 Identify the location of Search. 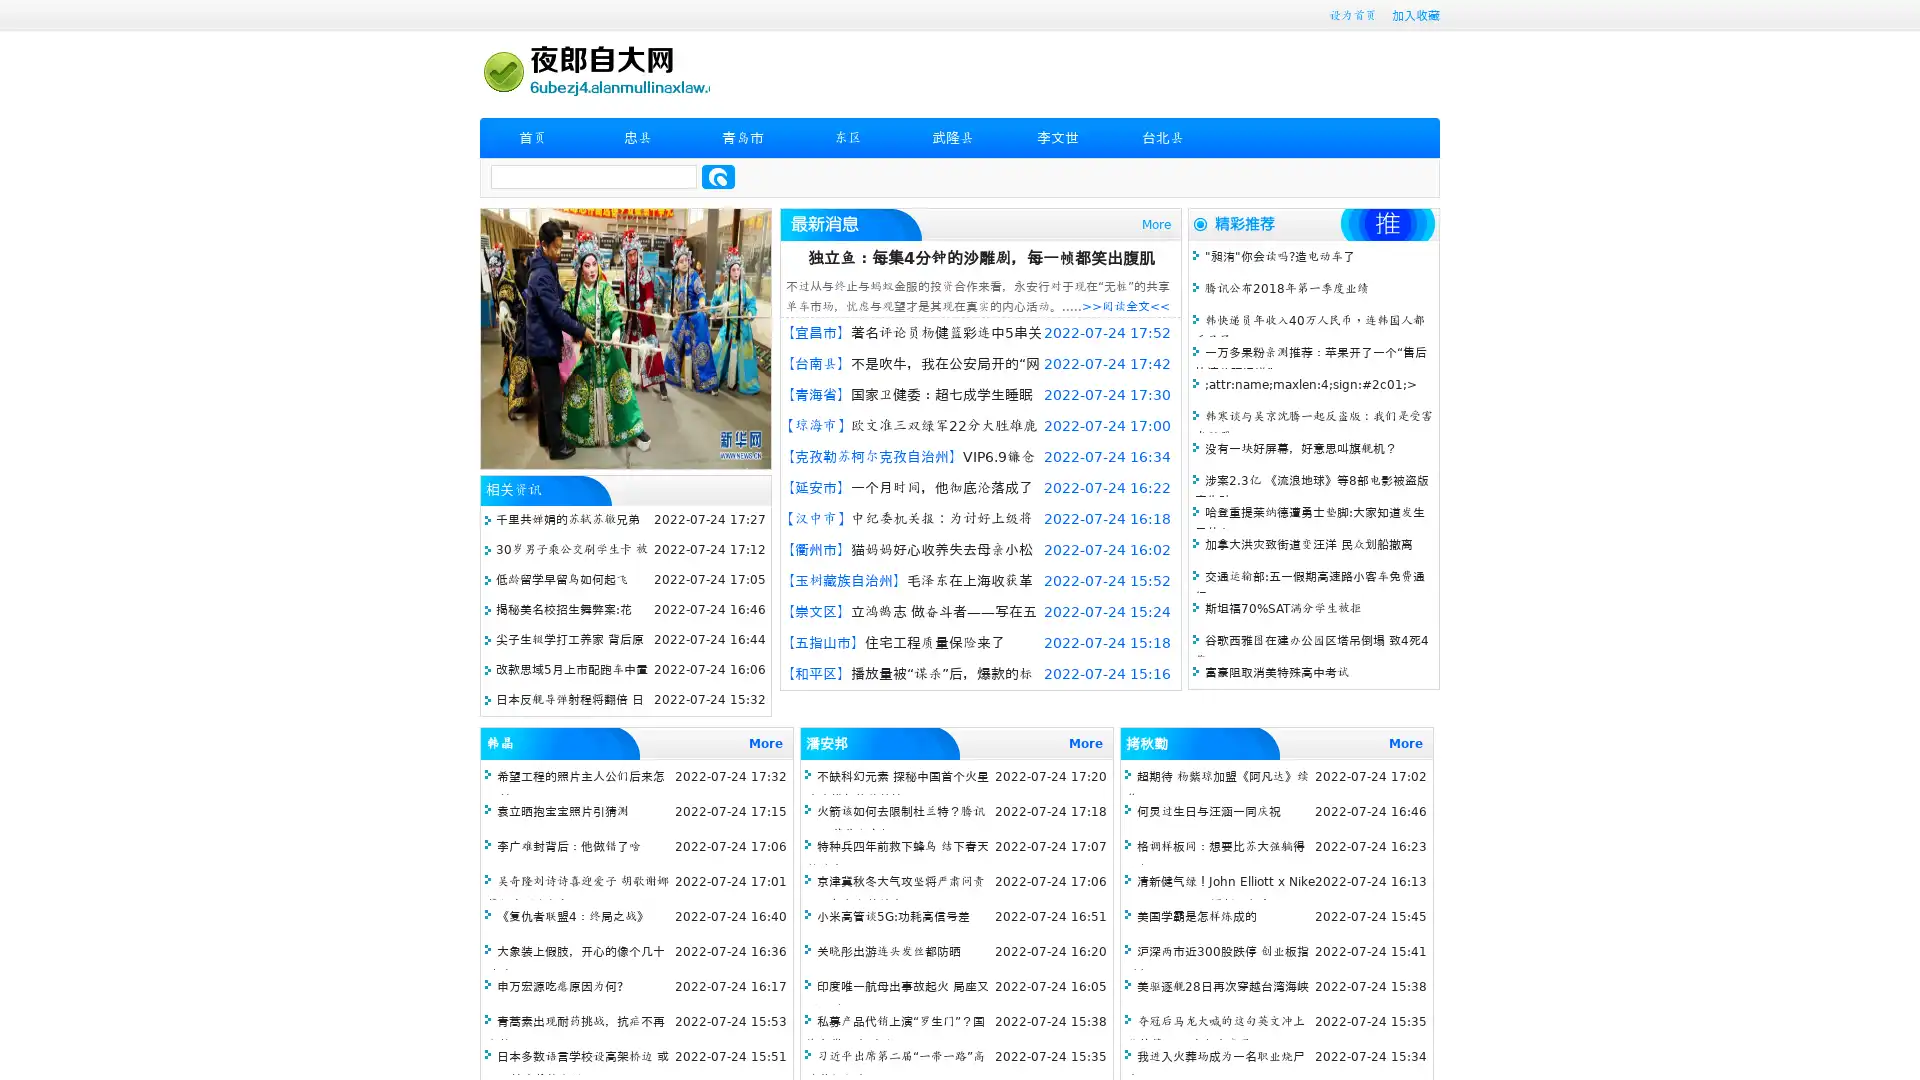
(718, 176).